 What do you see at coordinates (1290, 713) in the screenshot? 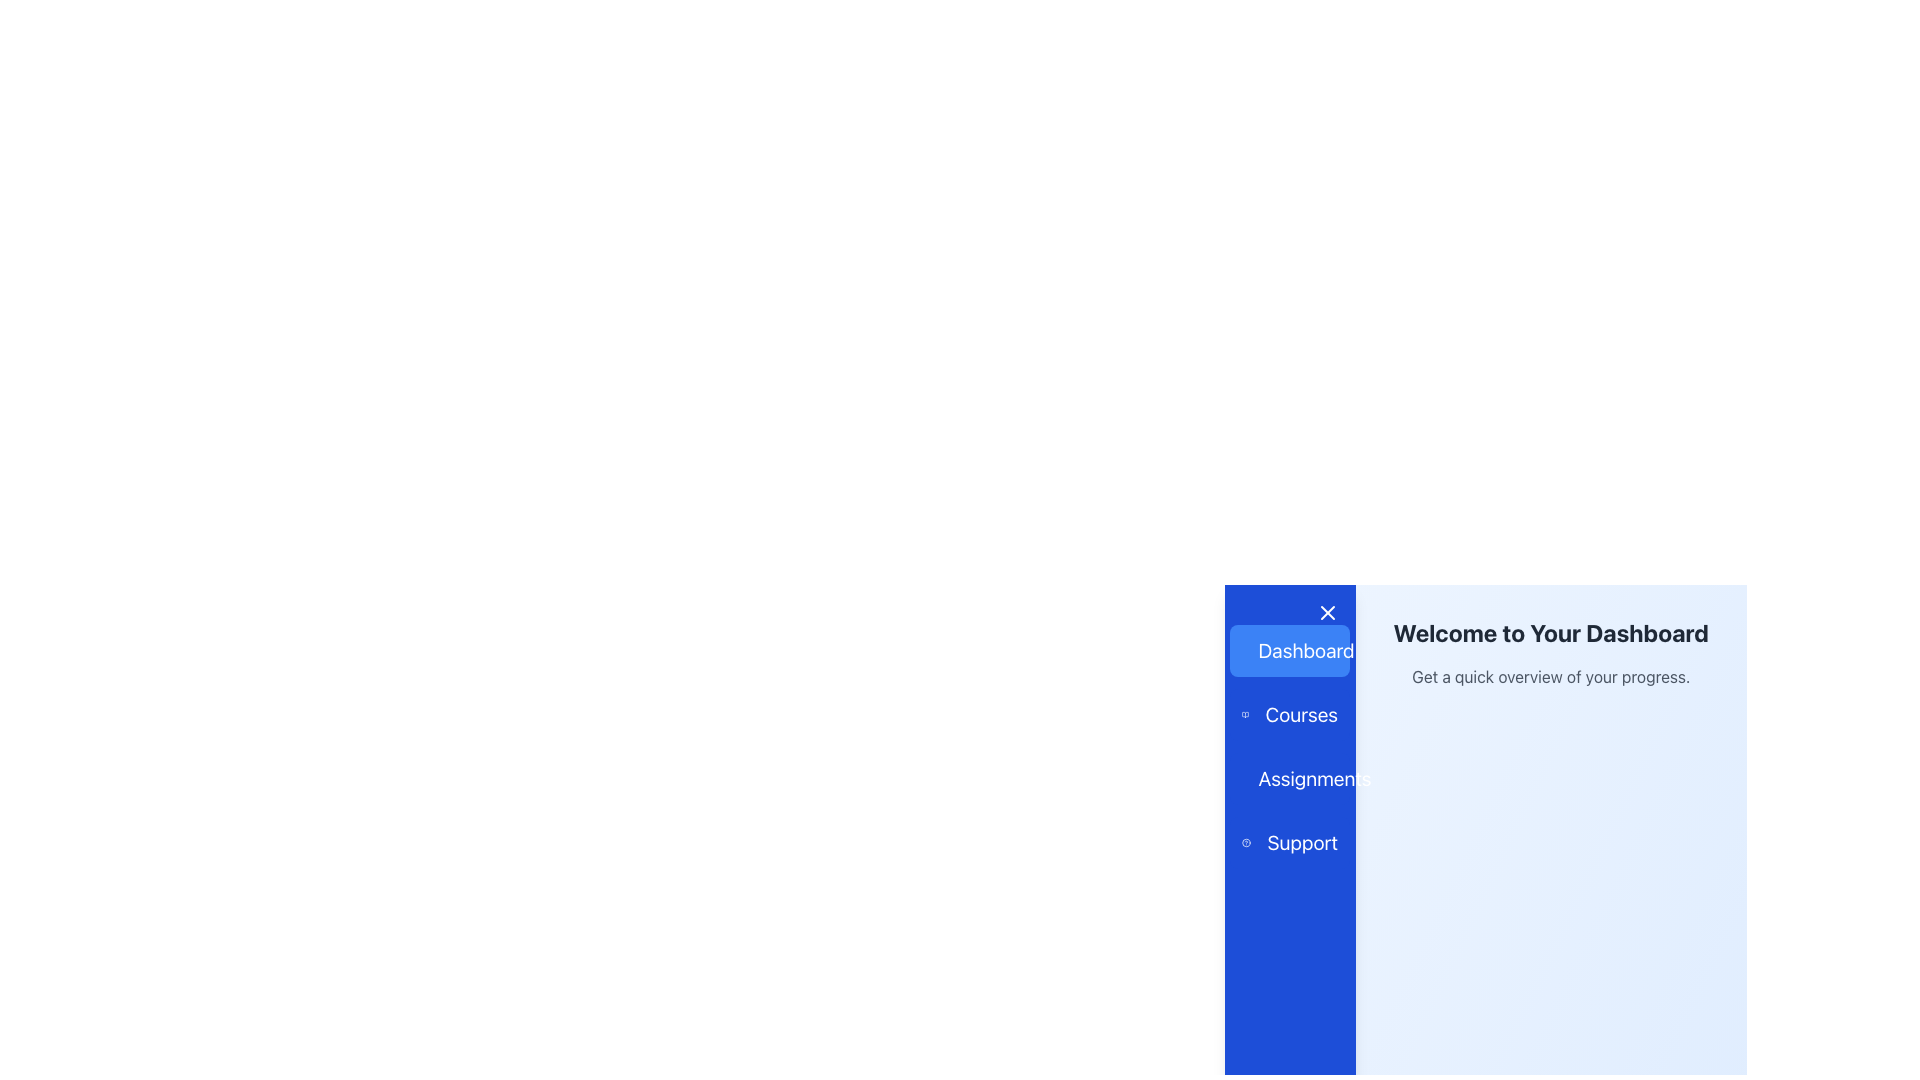
I see `the 'Courses' navigation button located in the vertical menu on the left side of the interface` at bounding box center [1290, 713].